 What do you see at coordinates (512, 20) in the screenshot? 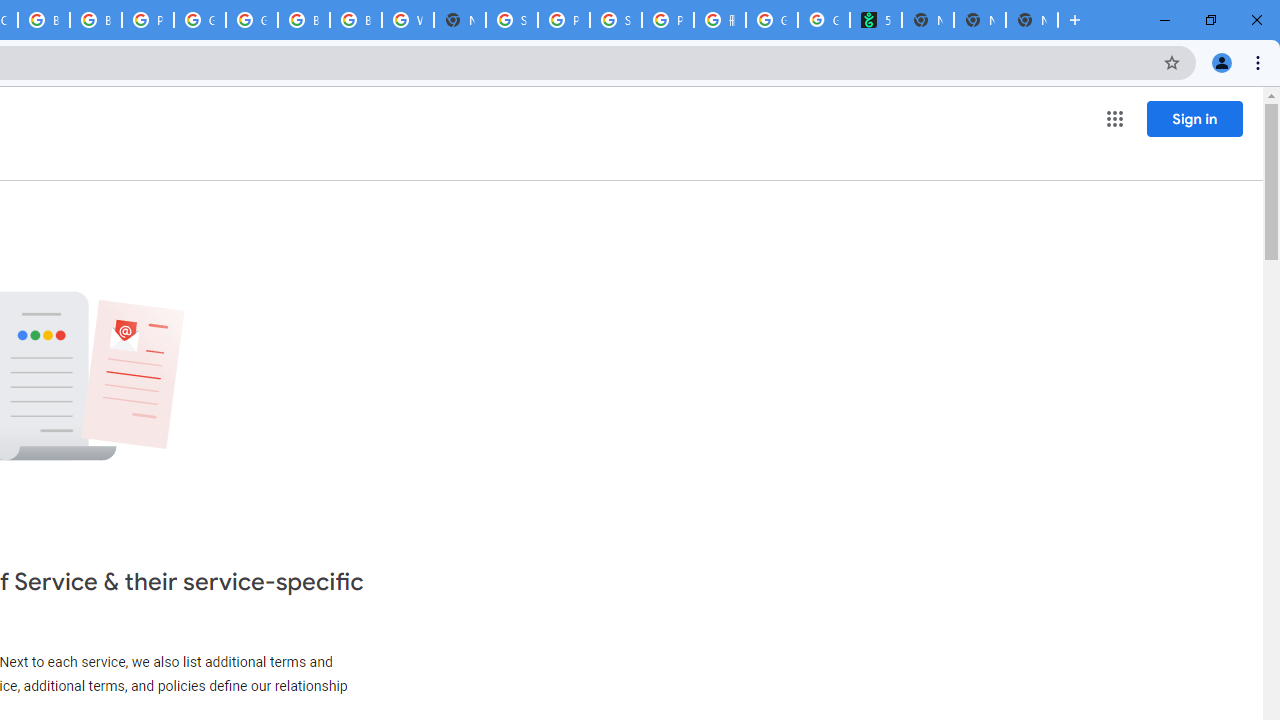
I see `'Sign in - Google Accounts'` at bounding box center [512, 20].